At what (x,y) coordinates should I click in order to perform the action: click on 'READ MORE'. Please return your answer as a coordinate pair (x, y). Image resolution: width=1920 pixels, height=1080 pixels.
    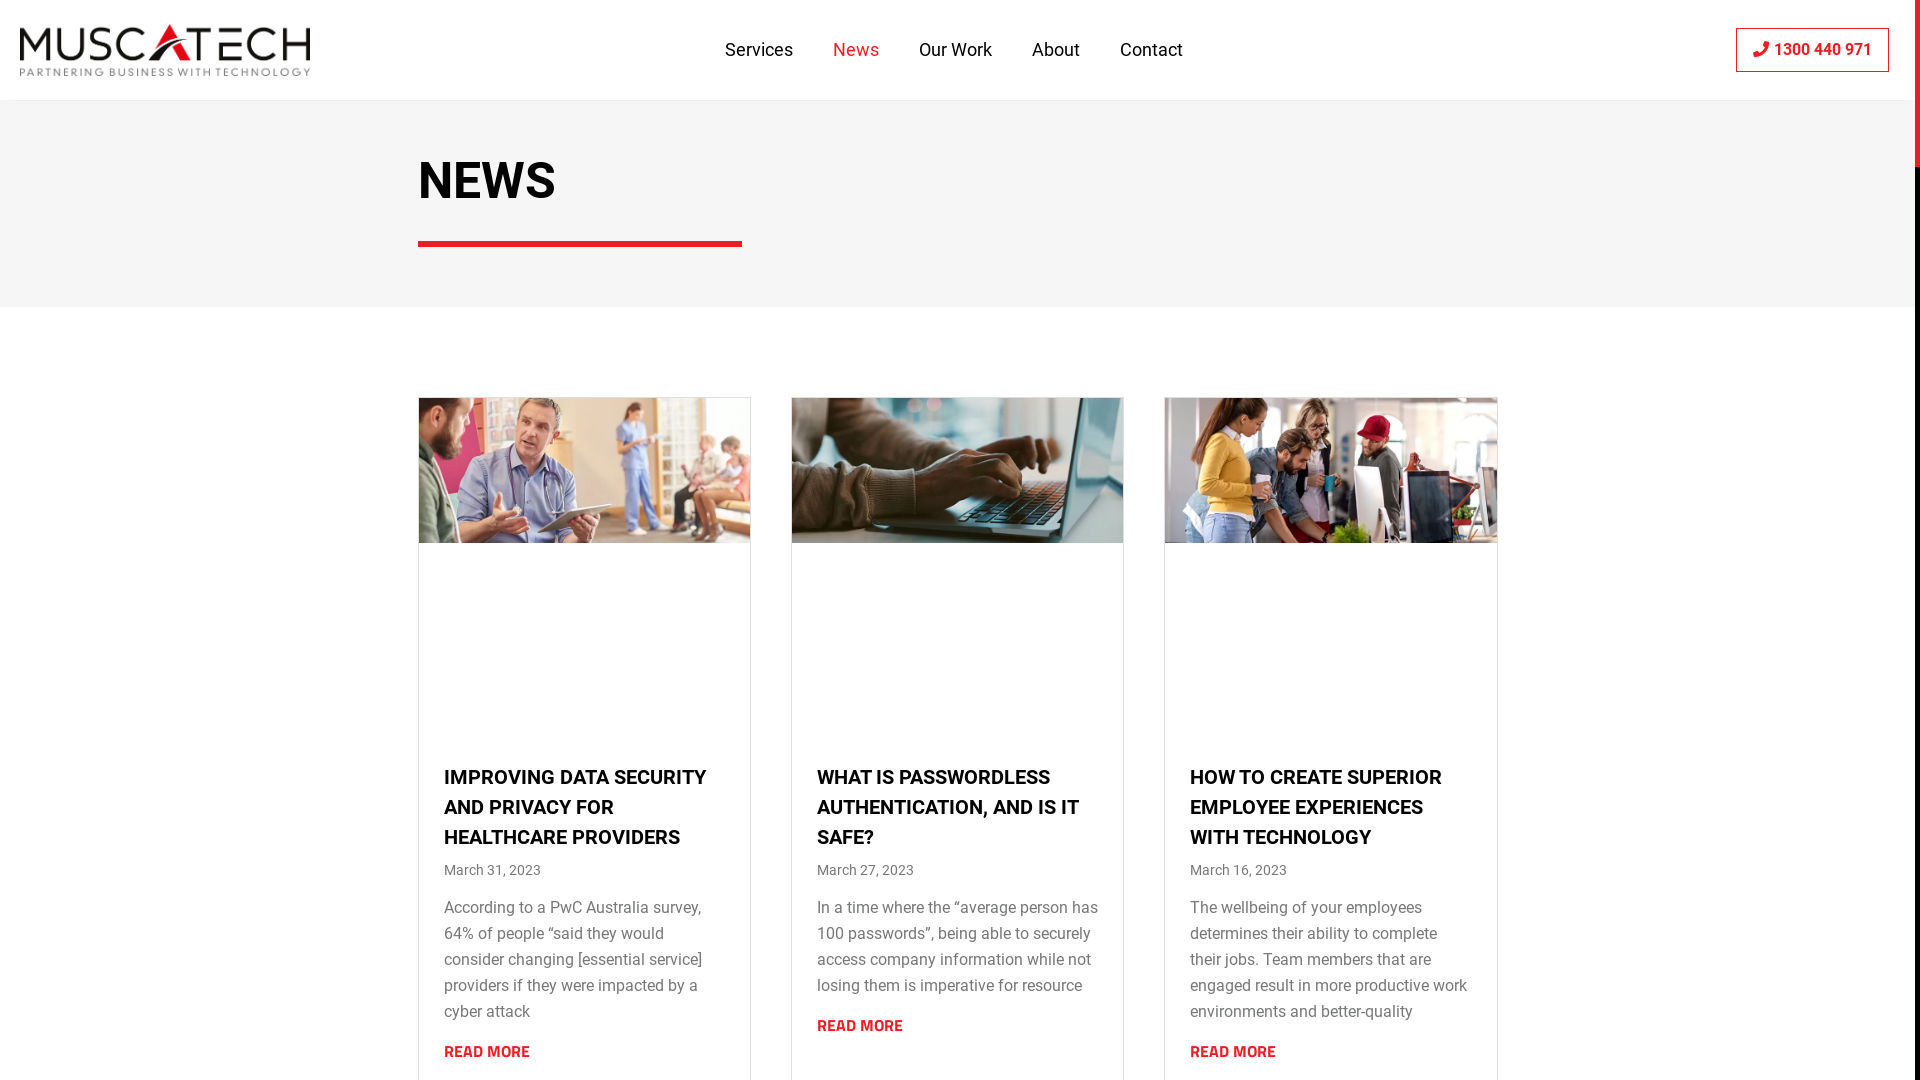
    Looking at the image, I should click on (486, 1049).